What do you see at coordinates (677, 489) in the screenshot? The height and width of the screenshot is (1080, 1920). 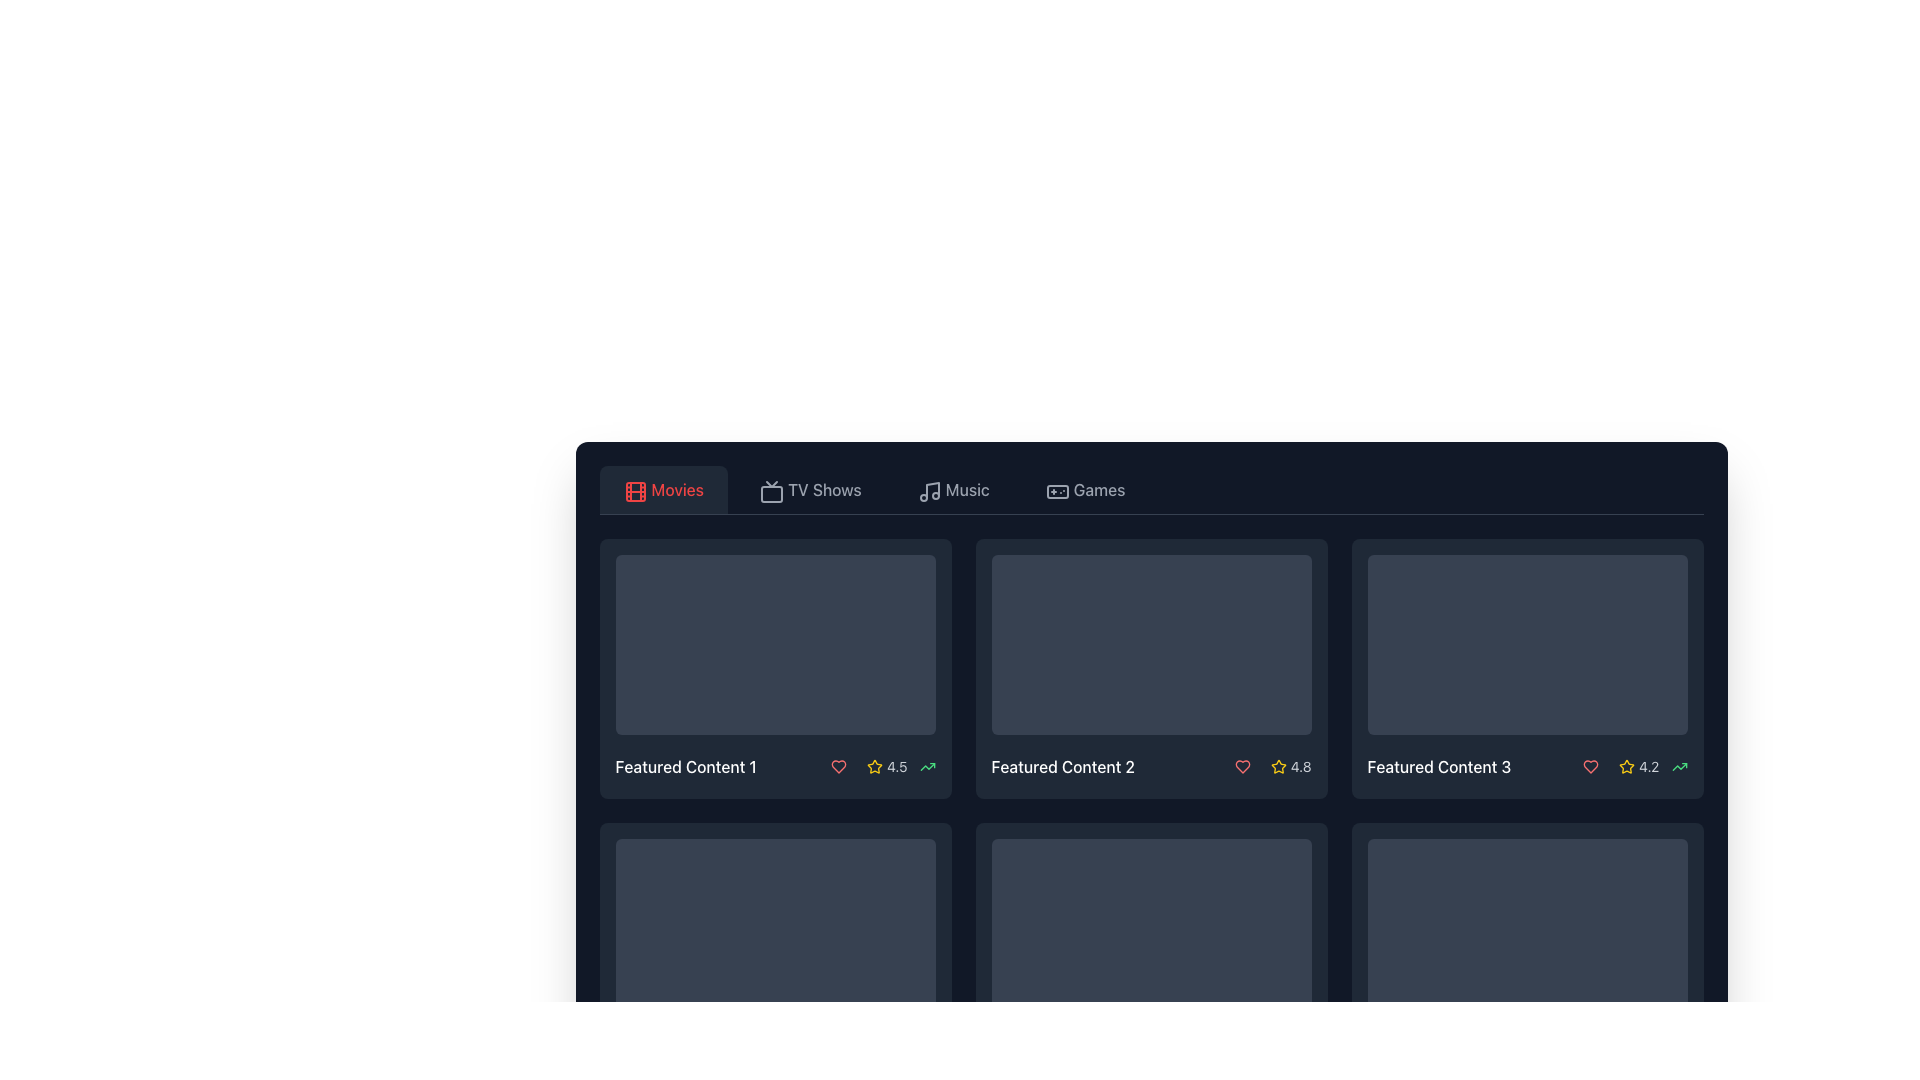 I see `the 'Movies' text label in the navigation bar` at bounding box center [677, 489].